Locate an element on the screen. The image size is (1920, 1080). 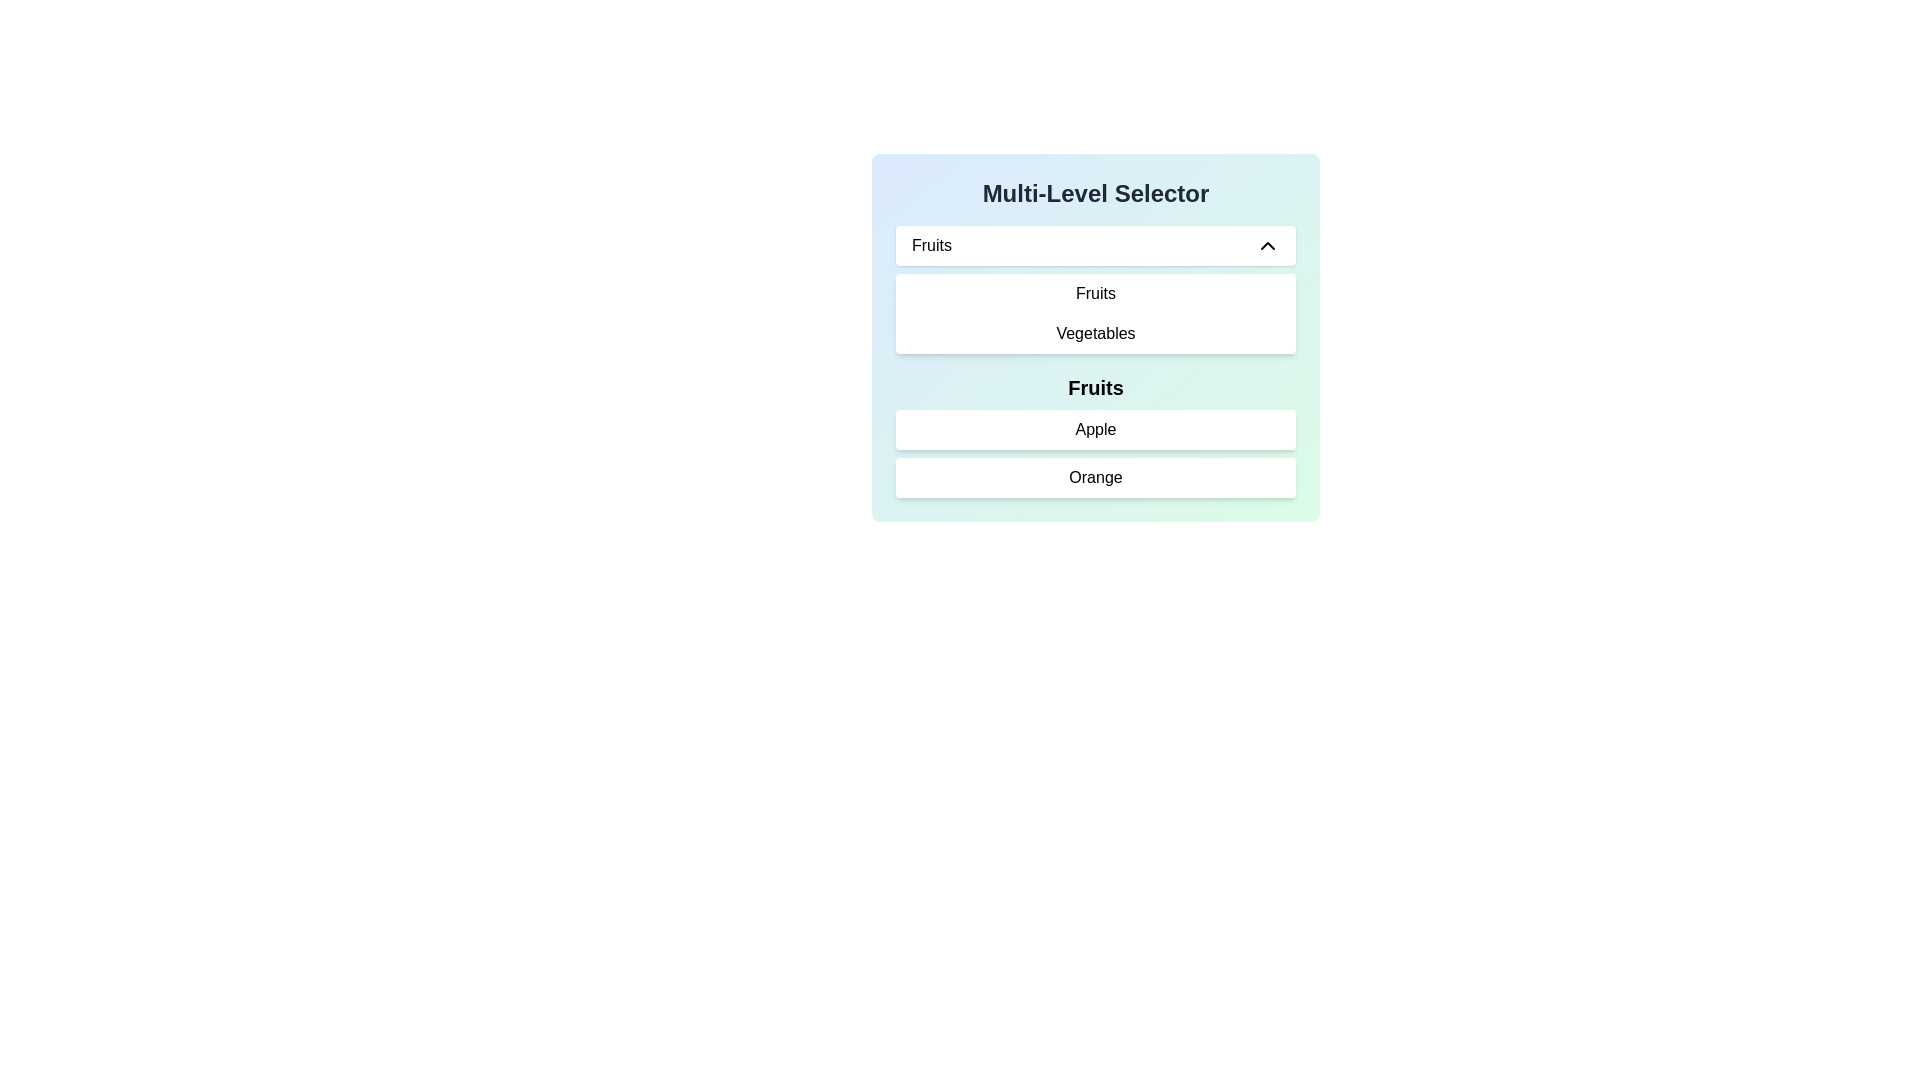
text of the header label that categorizes the subsequent items under 'Fruits', which is centrally located in the section beneath the 'Multi-Level Selector' headline is located at coordinates (1094, 434).